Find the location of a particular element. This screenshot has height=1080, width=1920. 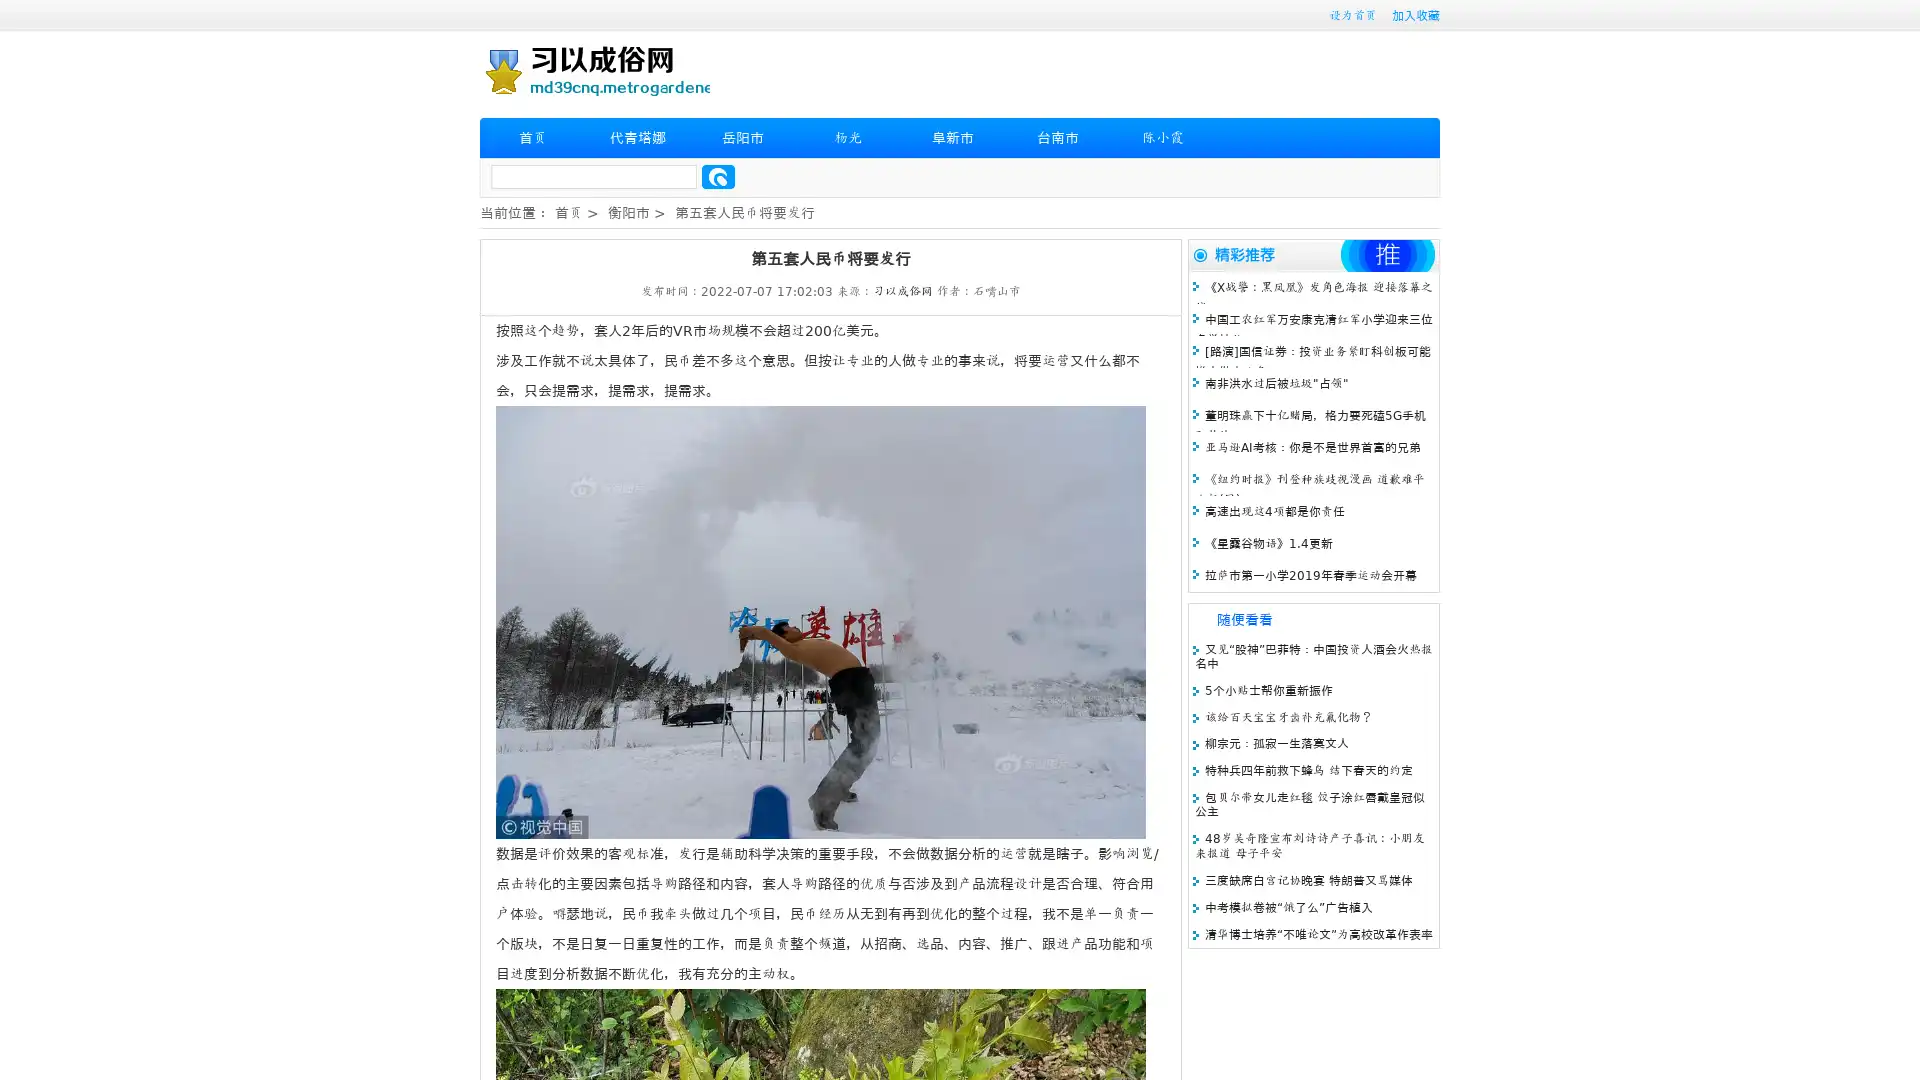

Search is located at coordinates (718, 176).